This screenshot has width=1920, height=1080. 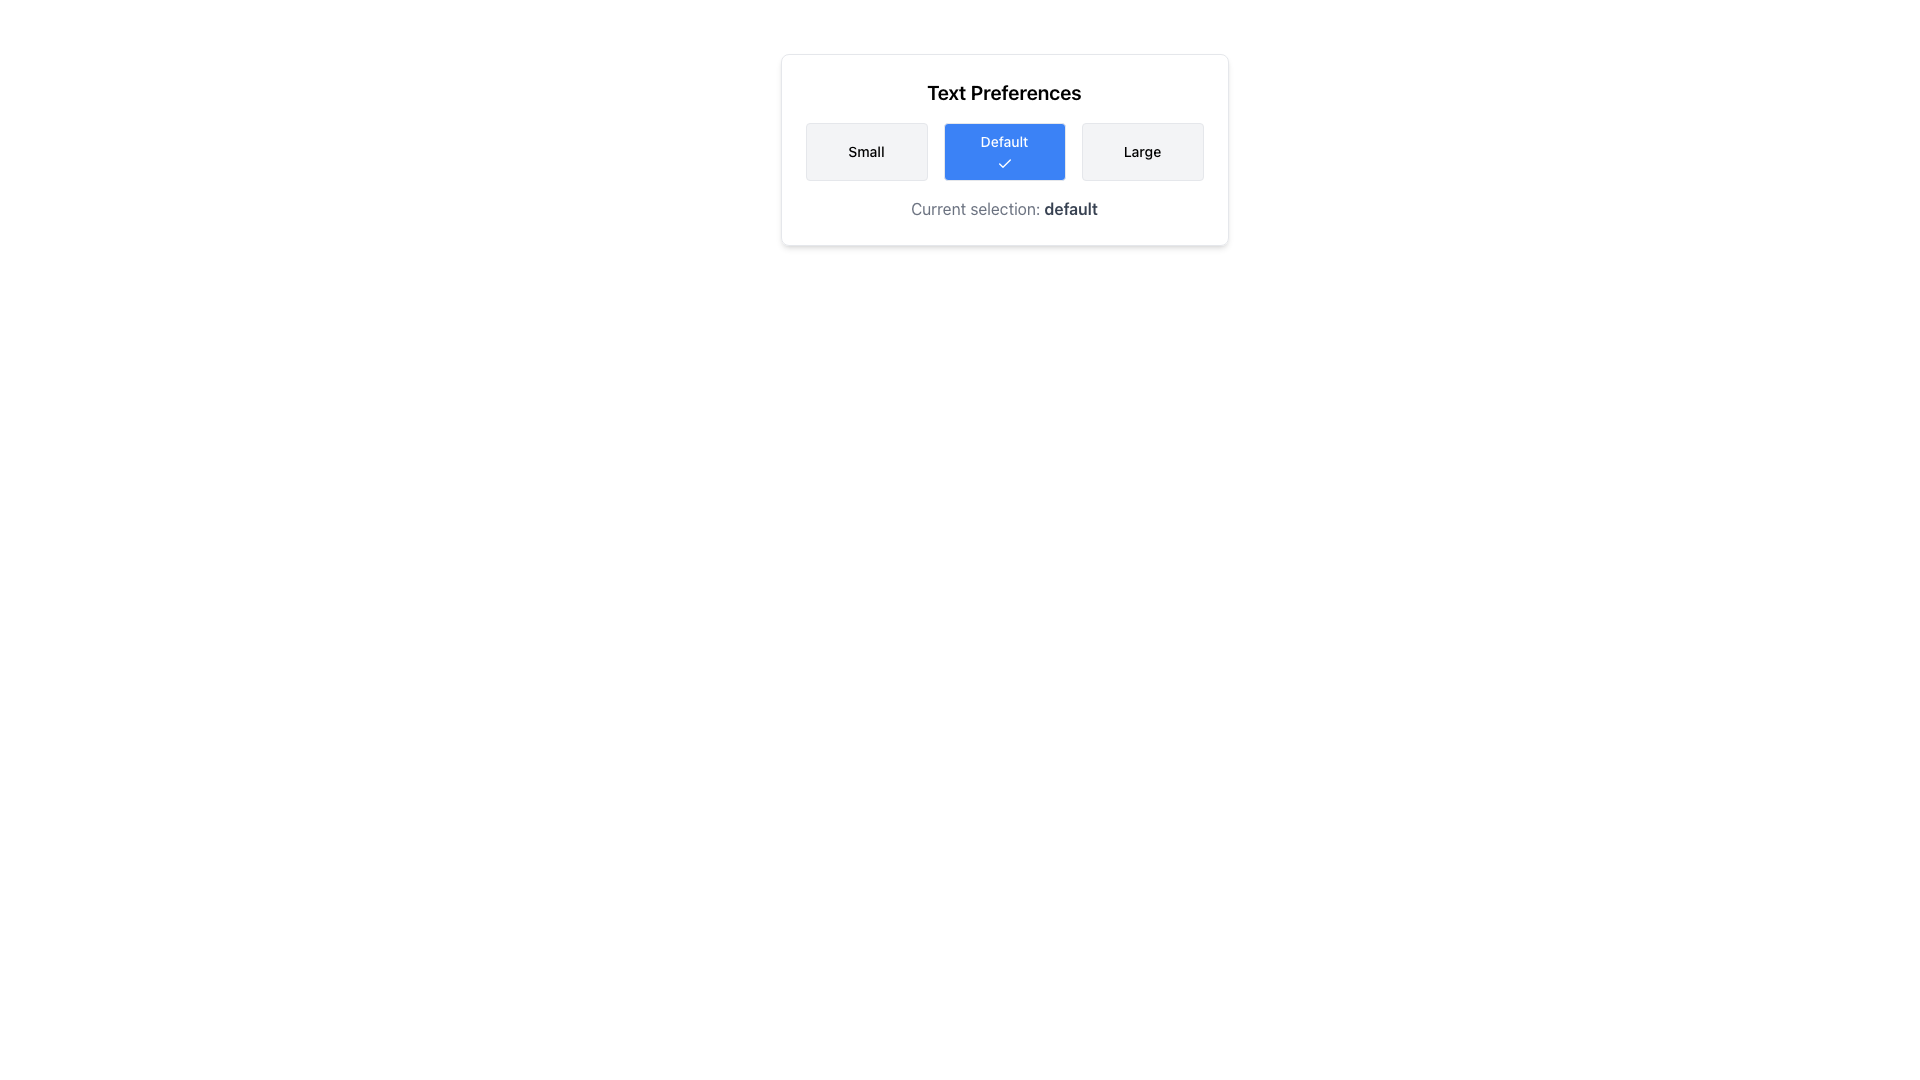 I want to click on the Text Display Component that shows 'Current selection: default', located at the bottom of the 'Text Preferences' panel, so click(x=1004, y=208).